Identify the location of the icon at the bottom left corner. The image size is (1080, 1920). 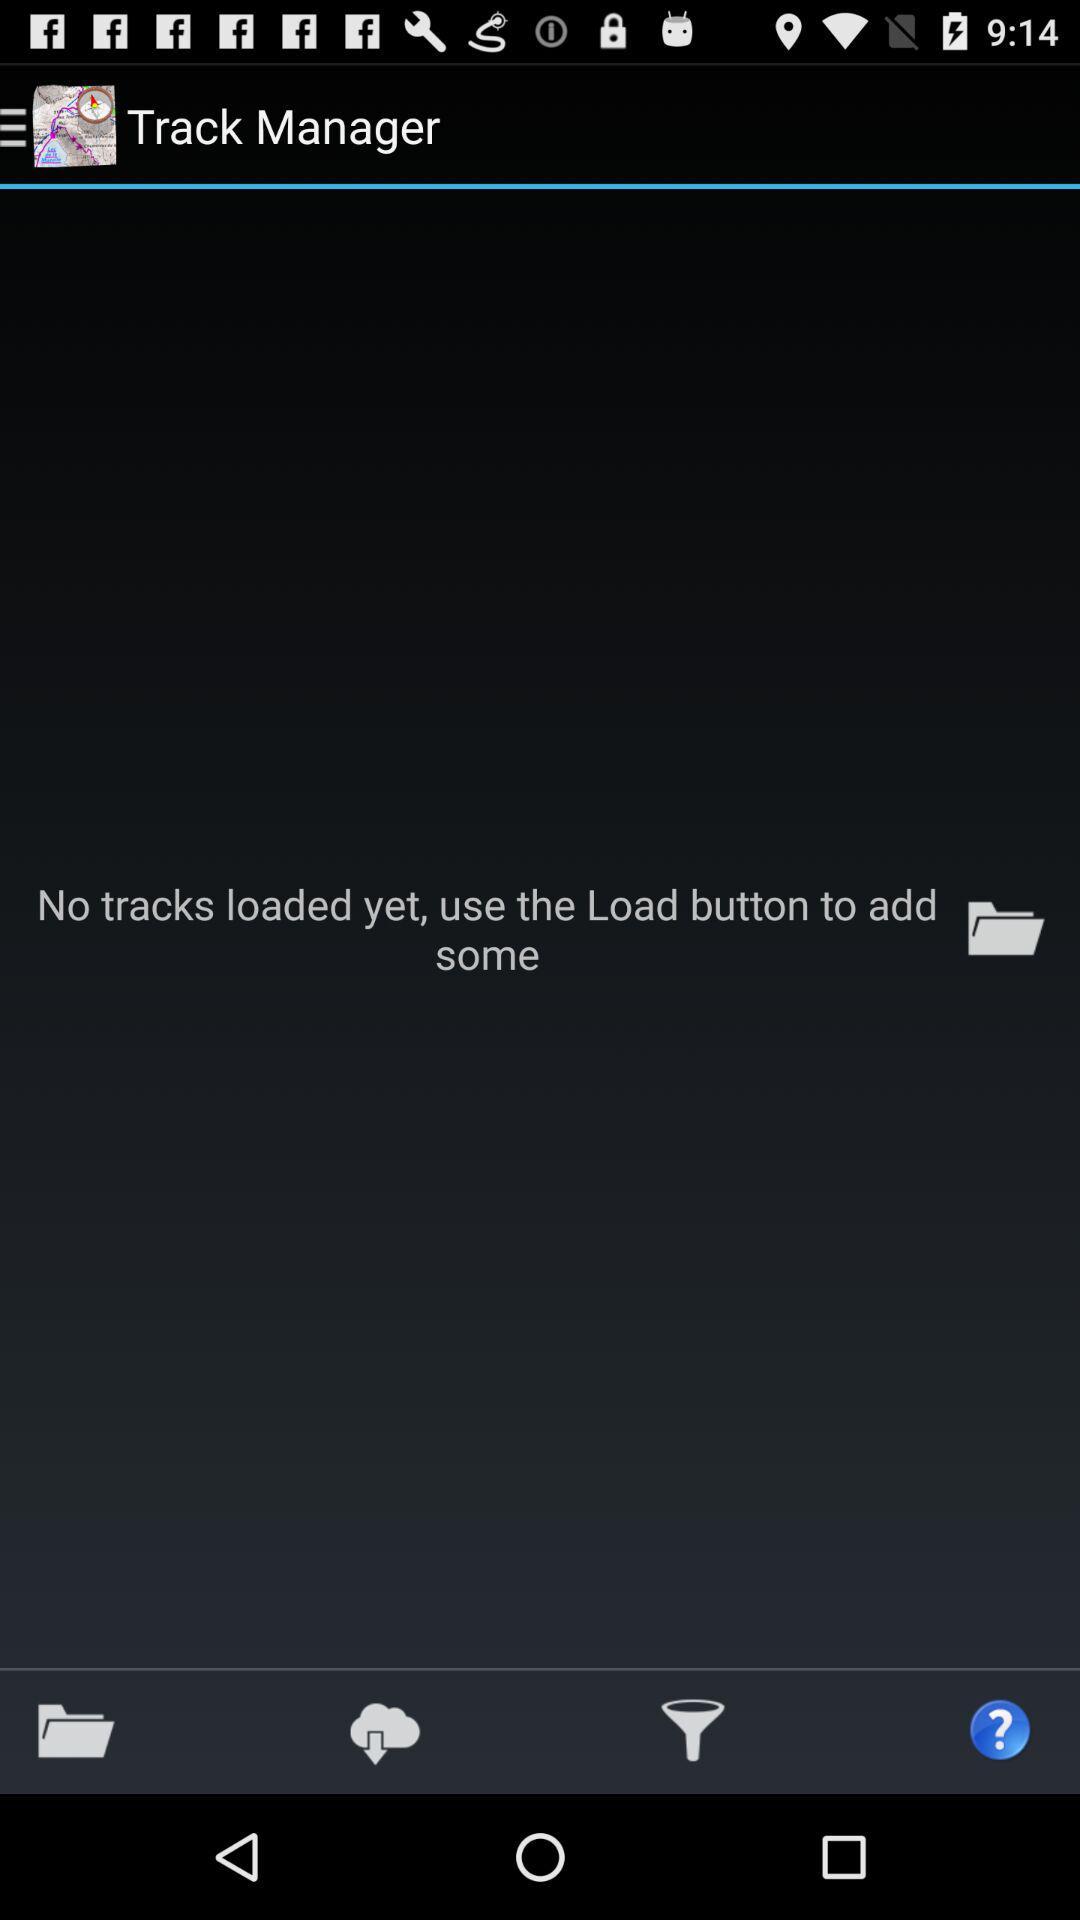
(75, 1730).